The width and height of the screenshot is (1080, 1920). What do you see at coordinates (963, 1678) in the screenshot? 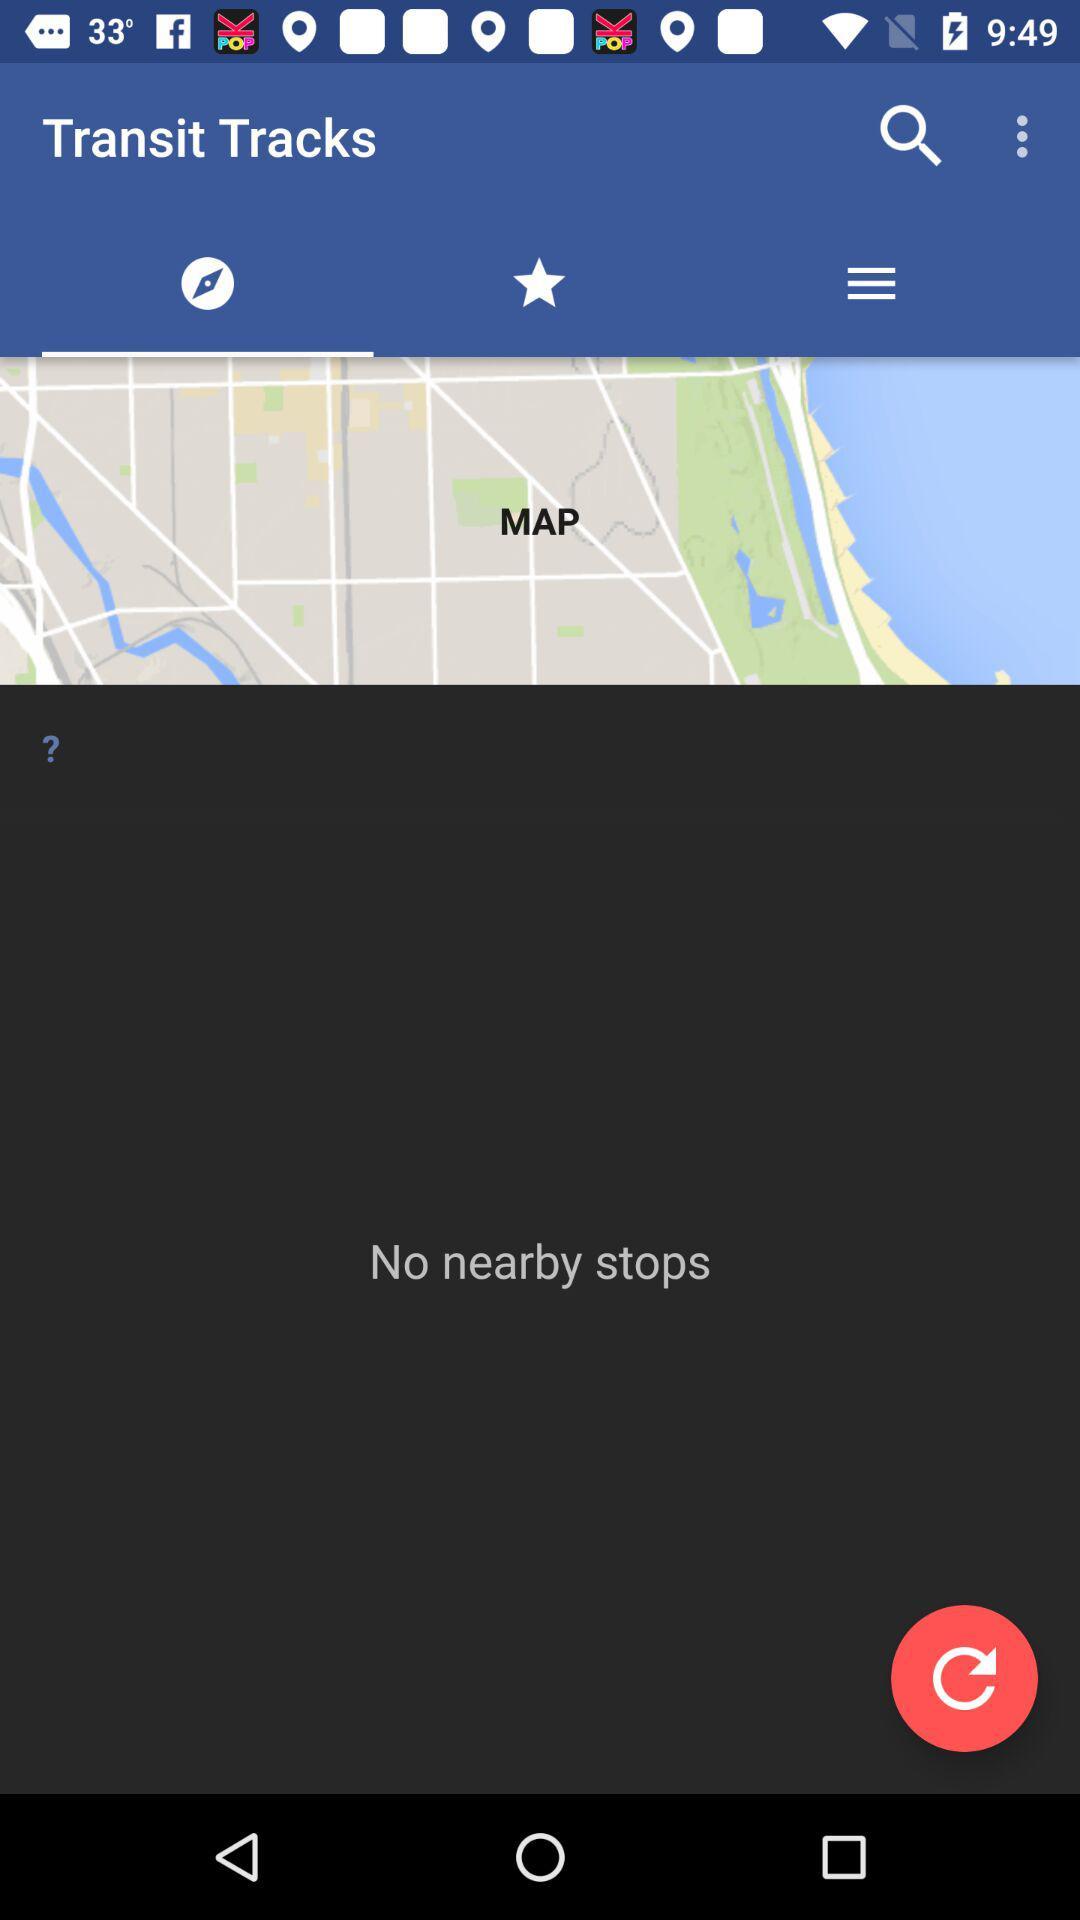
I see `the refresh icon` at bounding box center [963, 1678].